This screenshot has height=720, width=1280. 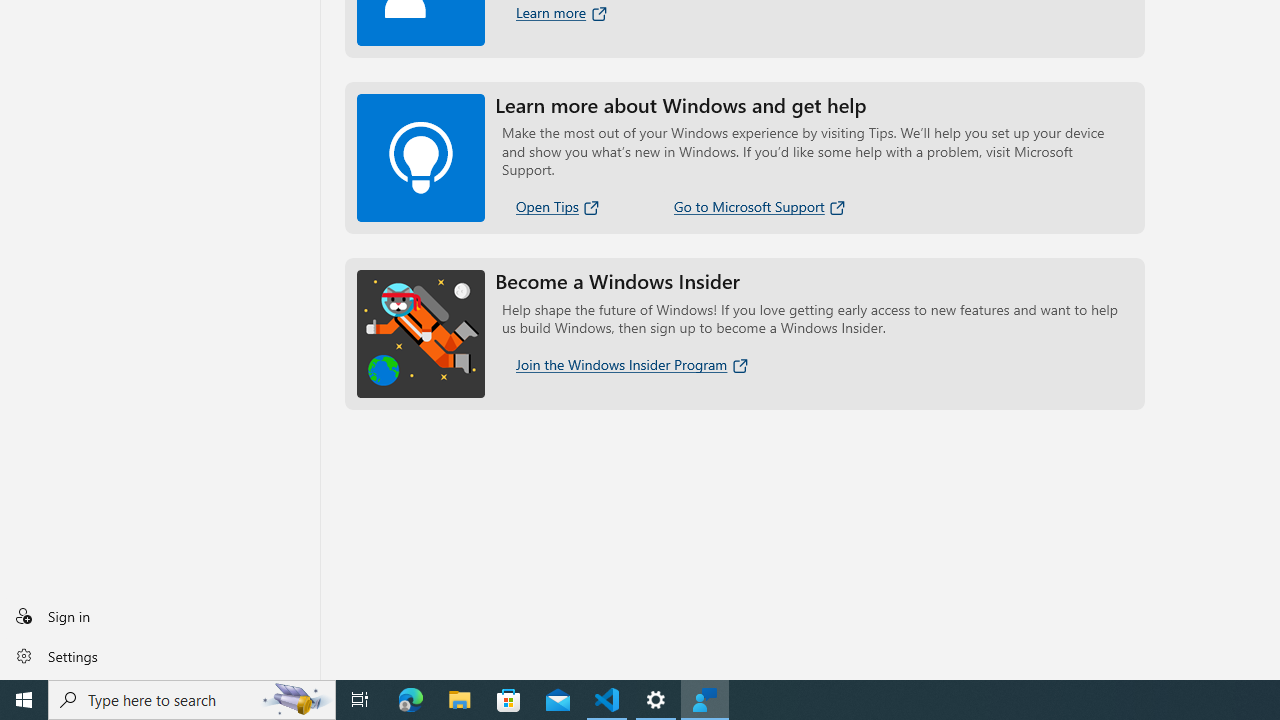 I want to click on 'Join the Windows Insider Program', so click(x=632, y=365).